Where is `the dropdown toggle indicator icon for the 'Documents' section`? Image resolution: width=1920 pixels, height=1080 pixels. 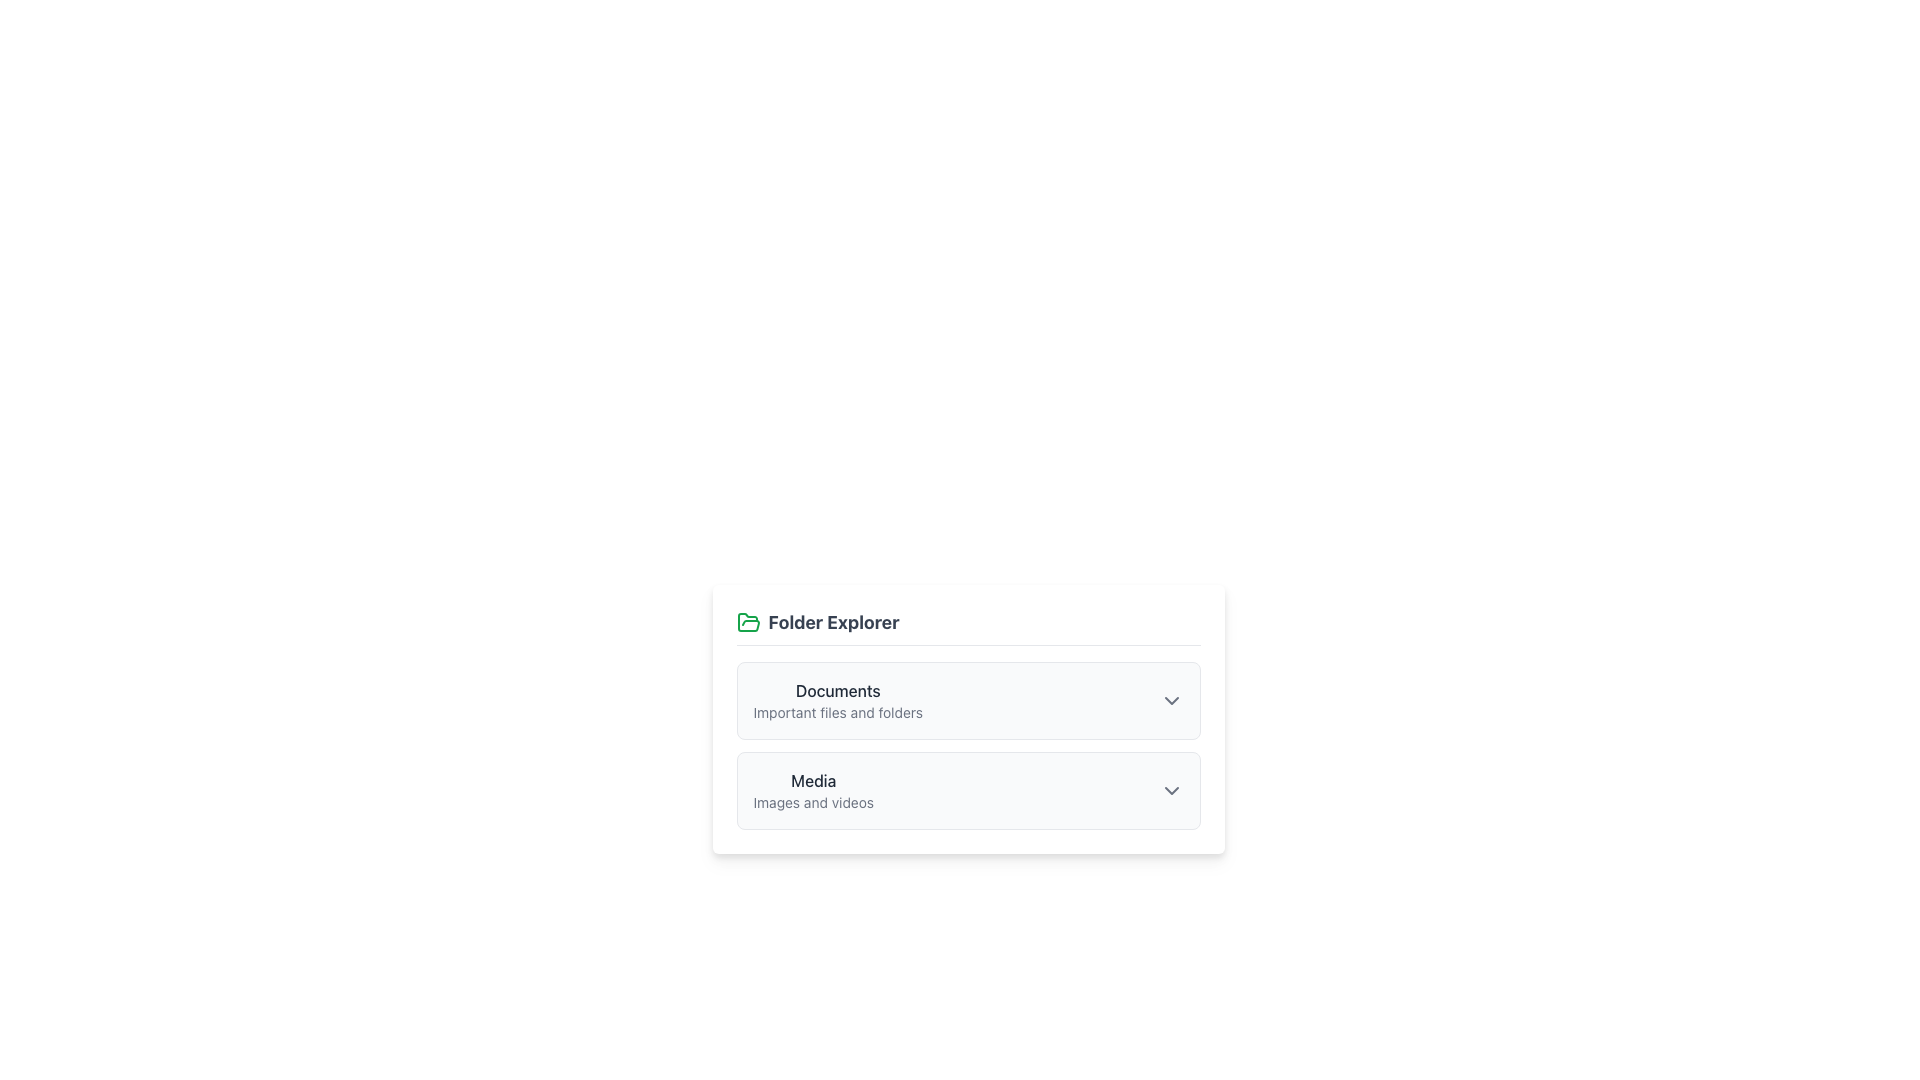
the dropdown toggle indicator icon for the 'Documents' section is located at coordinates (1171, 700).